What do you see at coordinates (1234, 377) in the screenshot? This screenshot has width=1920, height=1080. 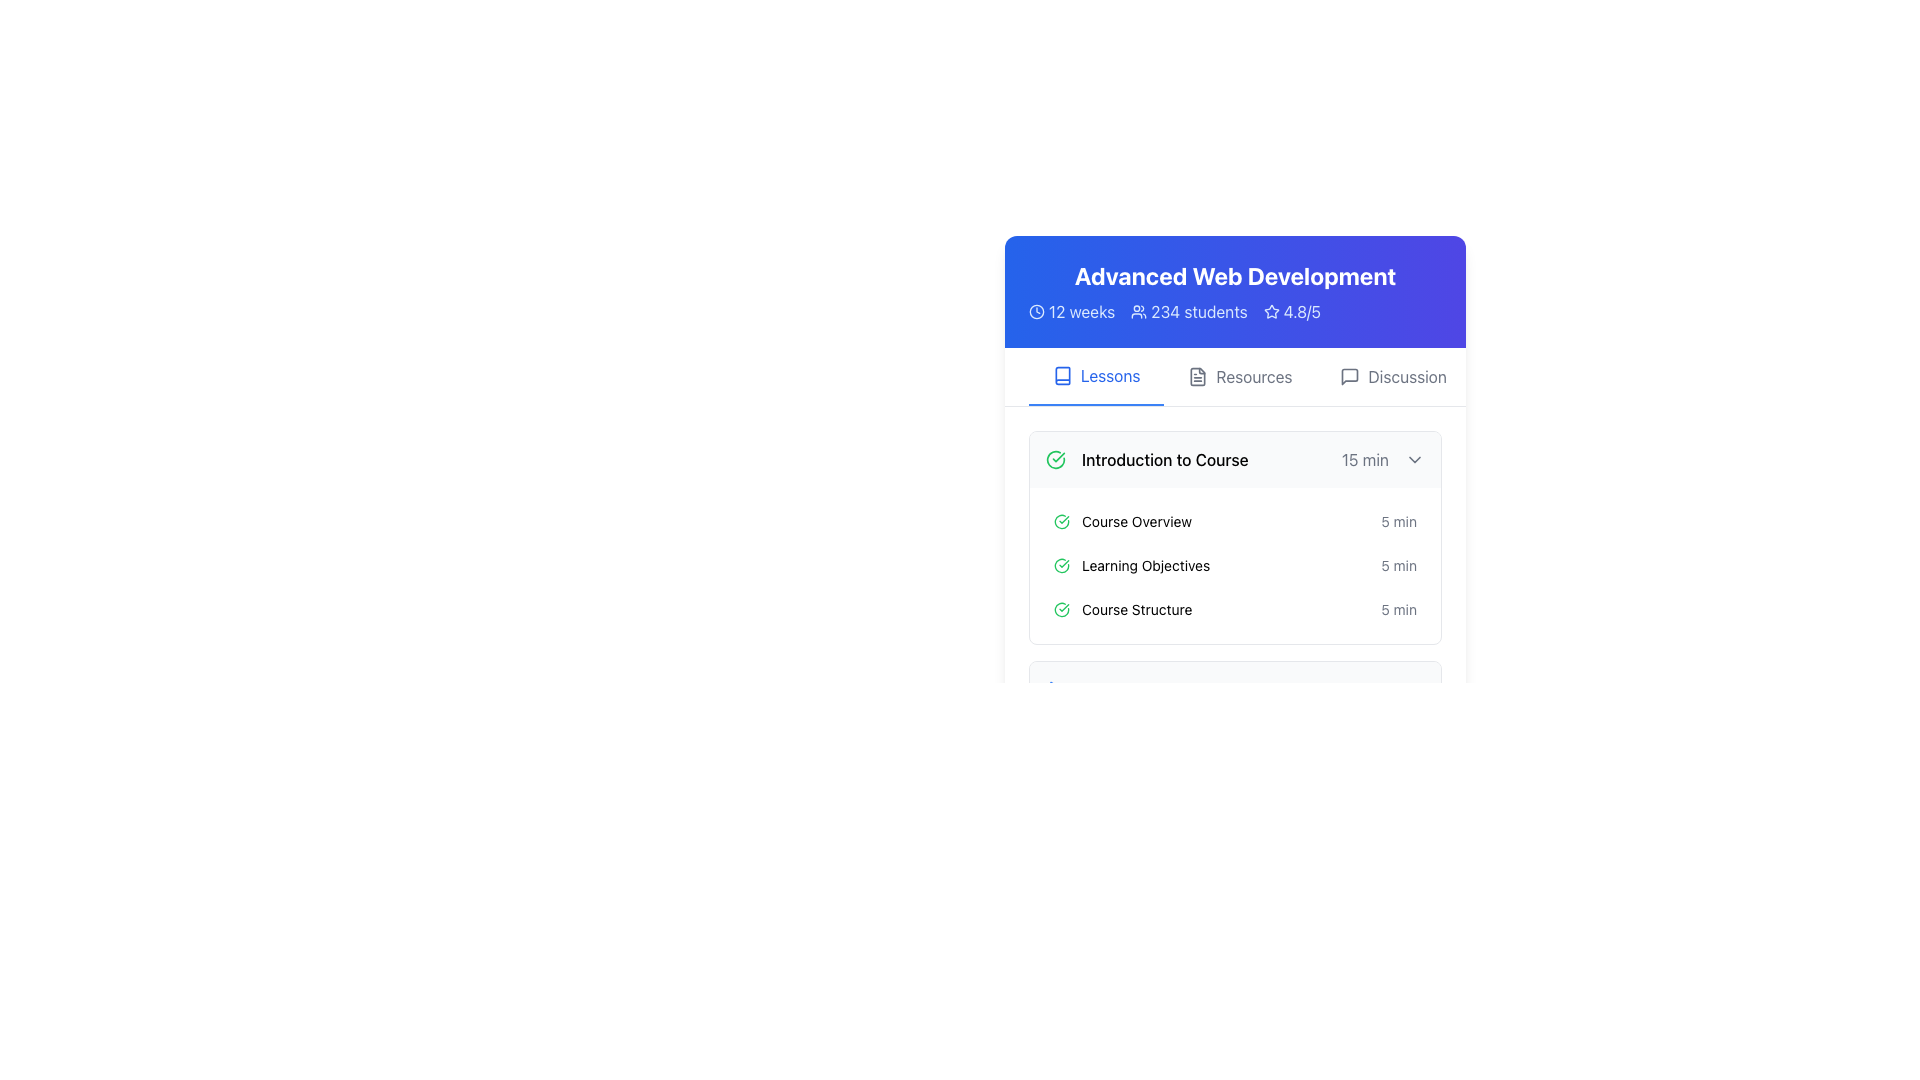 I see `the 'Resources' Navigation Tab, which is the second tab from the left in the navigation bar below the course title` at bounding box center [1234, 377].